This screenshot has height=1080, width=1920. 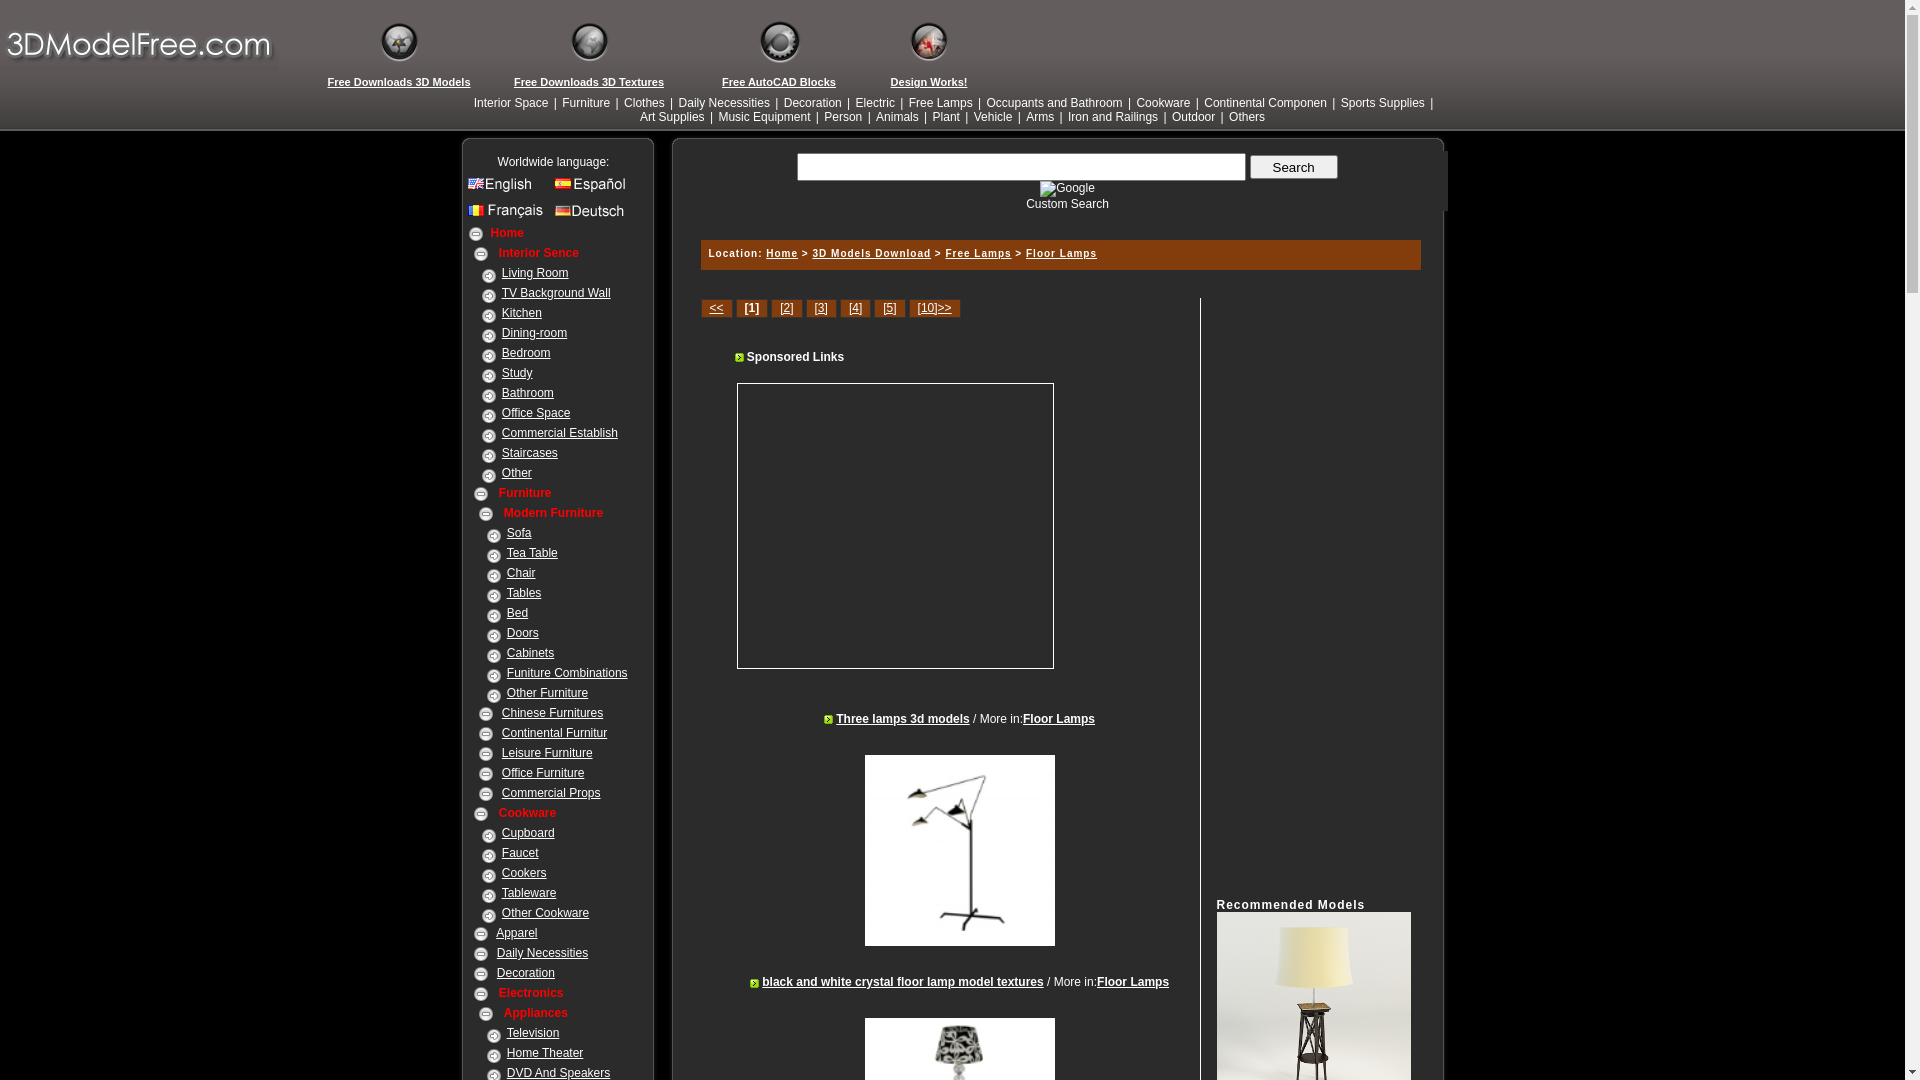 What do you see at coordinates (1054, 103) in the screenshot?
I see `'Occupants and Bathroom'` at bounding box center [1054, 103].